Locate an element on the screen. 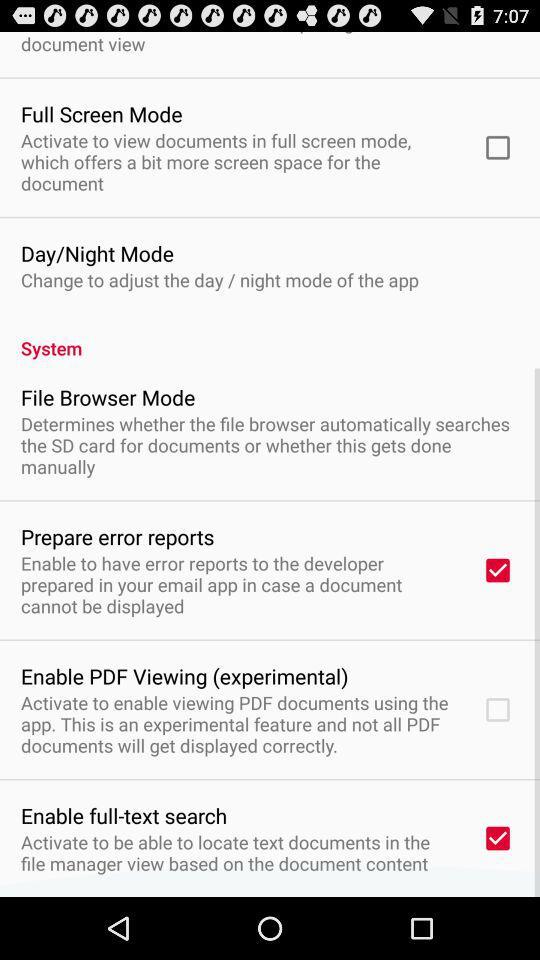 The image size is (540, 960). the icon above the activate to be is located at coordinates (124, 815).